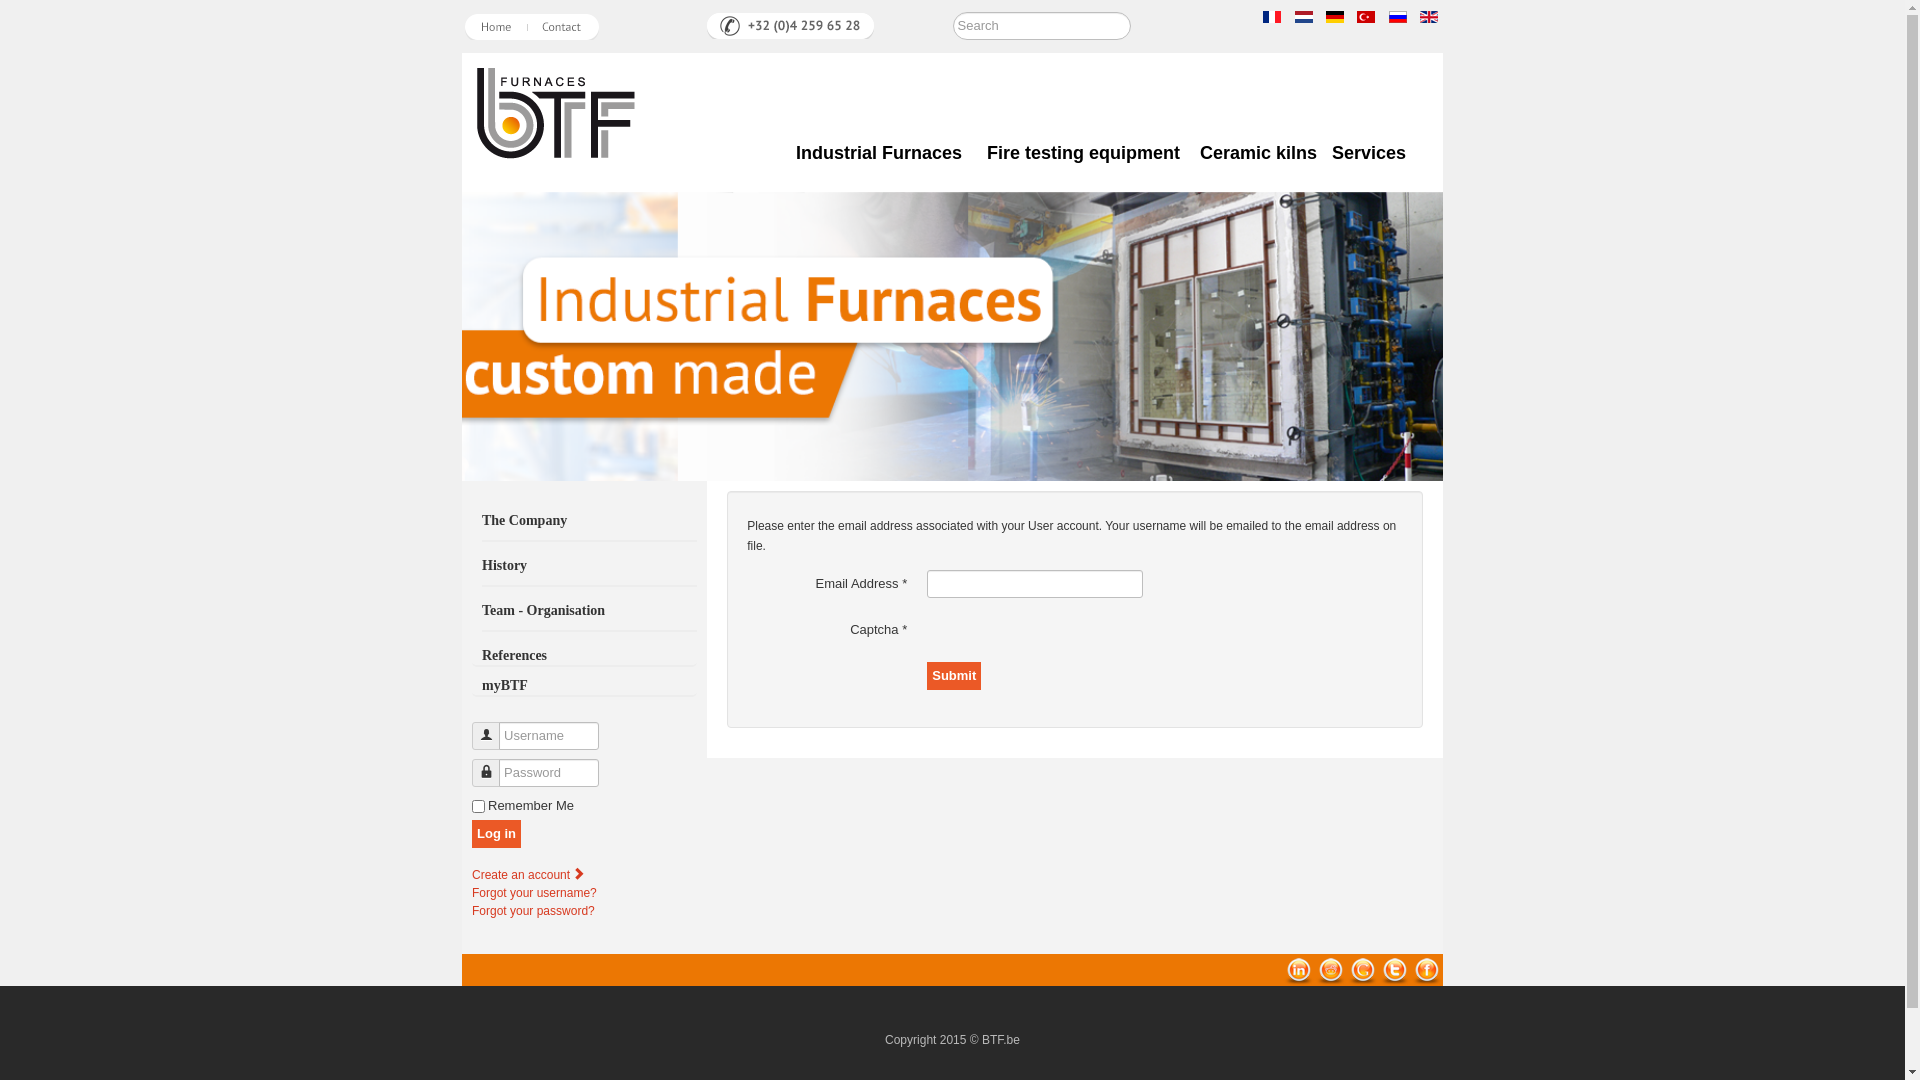 This screenshot has height=1080, width=1920. Describe the element at coordinates (470, 678) in the screenshot. I see `'myBTF'` at that location.